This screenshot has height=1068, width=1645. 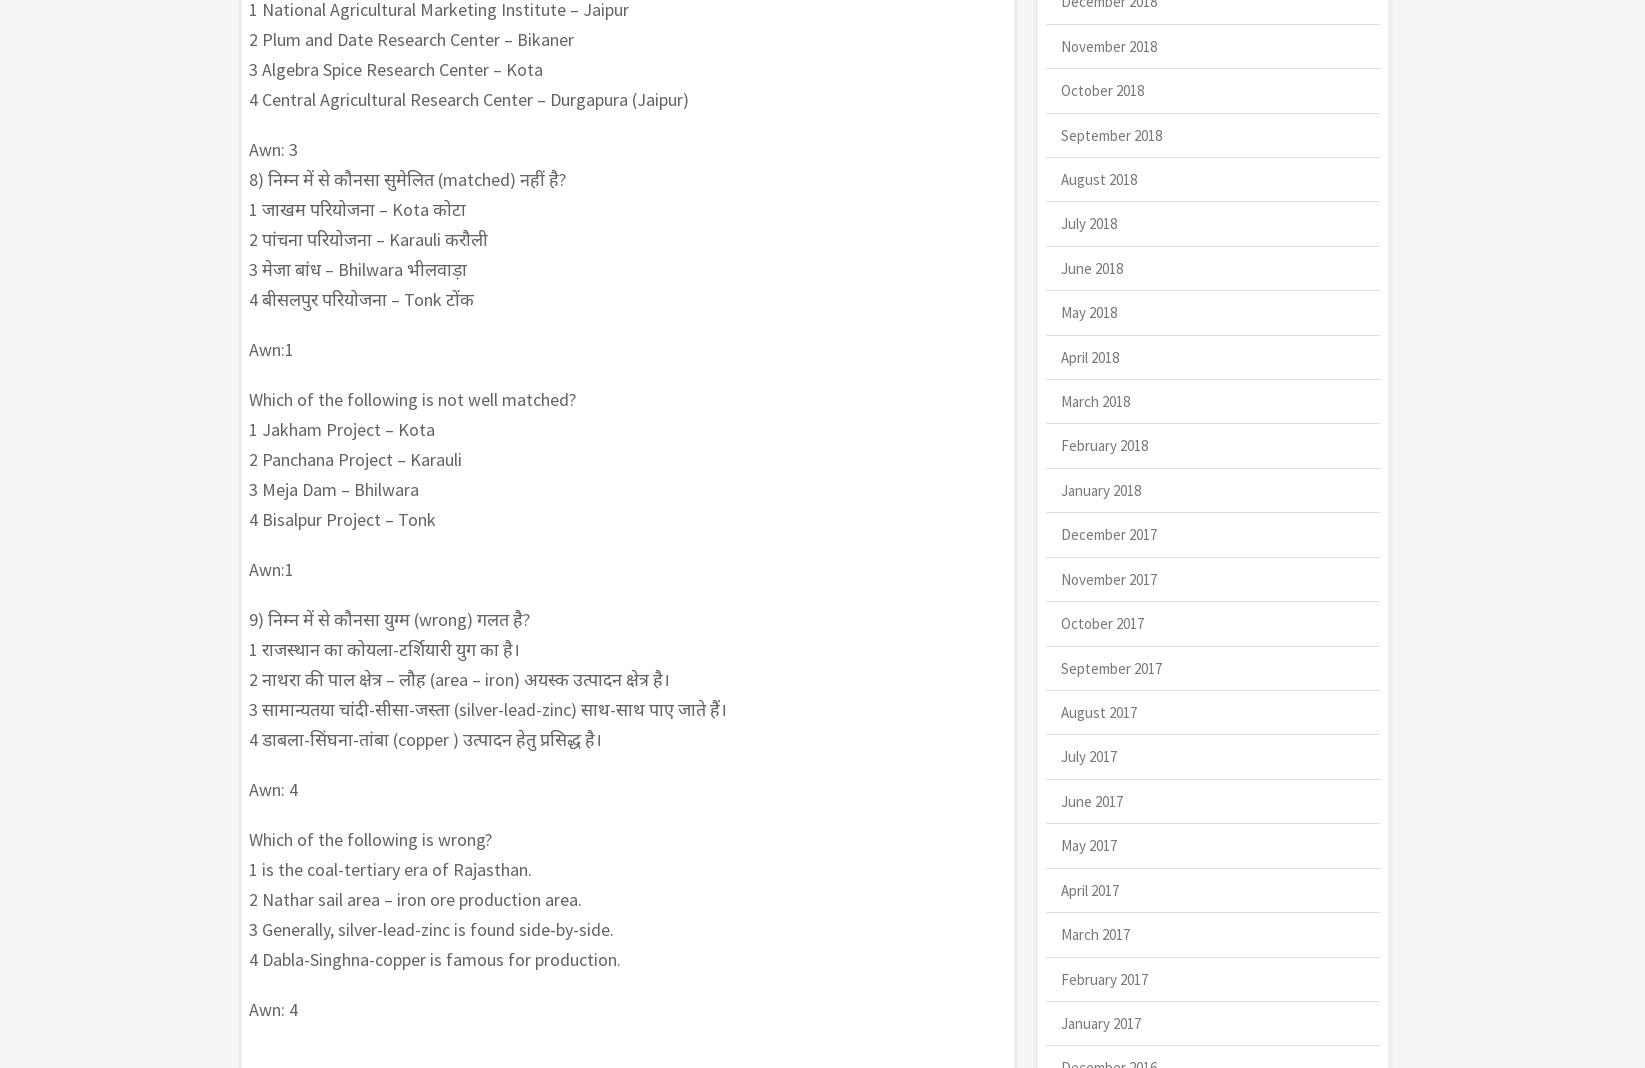 I want to click on 'August 2017', so click(x=1097, y=712).